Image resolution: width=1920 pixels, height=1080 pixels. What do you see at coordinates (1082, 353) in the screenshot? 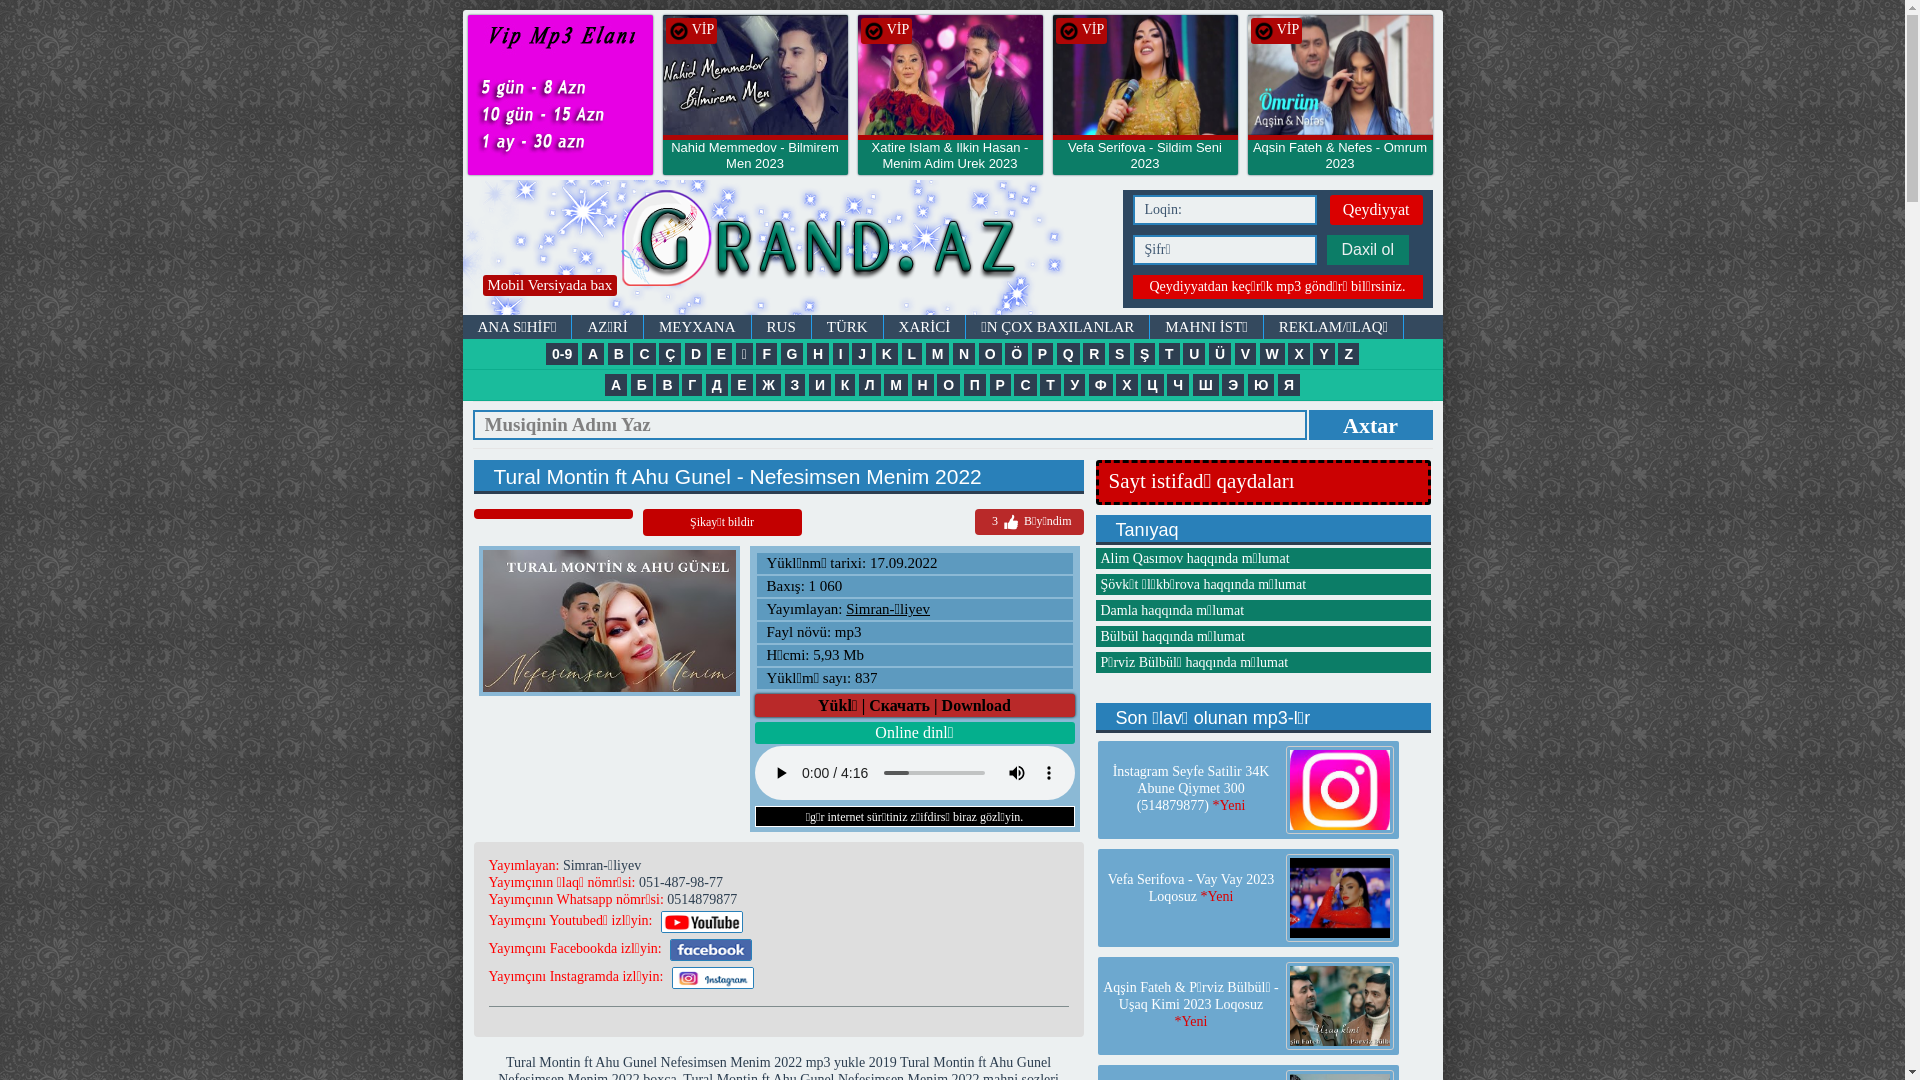
I see `'R'` at bounding box center [1082, 353].